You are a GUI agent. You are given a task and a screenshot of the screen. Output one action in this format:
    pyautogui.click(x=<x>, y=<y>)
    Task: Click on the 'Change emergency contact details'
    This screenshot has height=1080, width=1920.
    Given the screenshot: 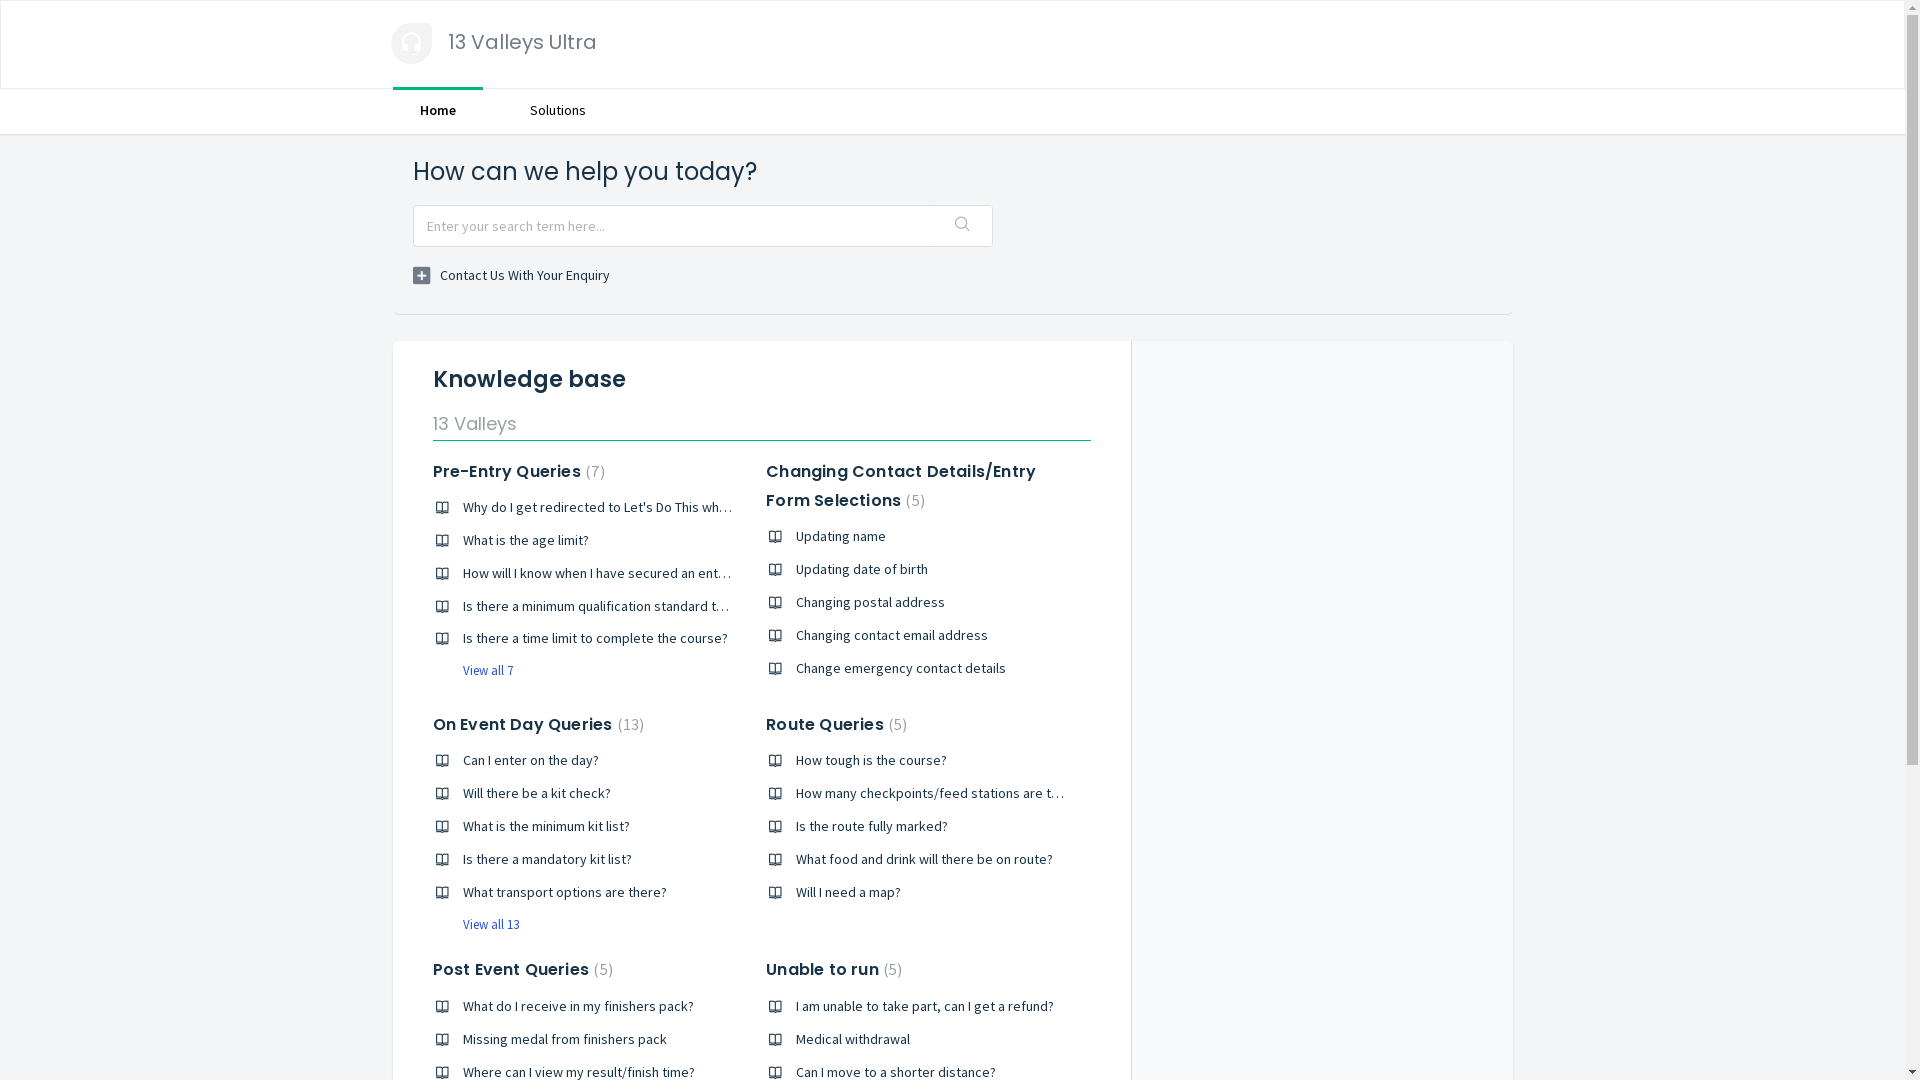 What is the action you would take?
    pyautogui.click(x=900, y=667)
    